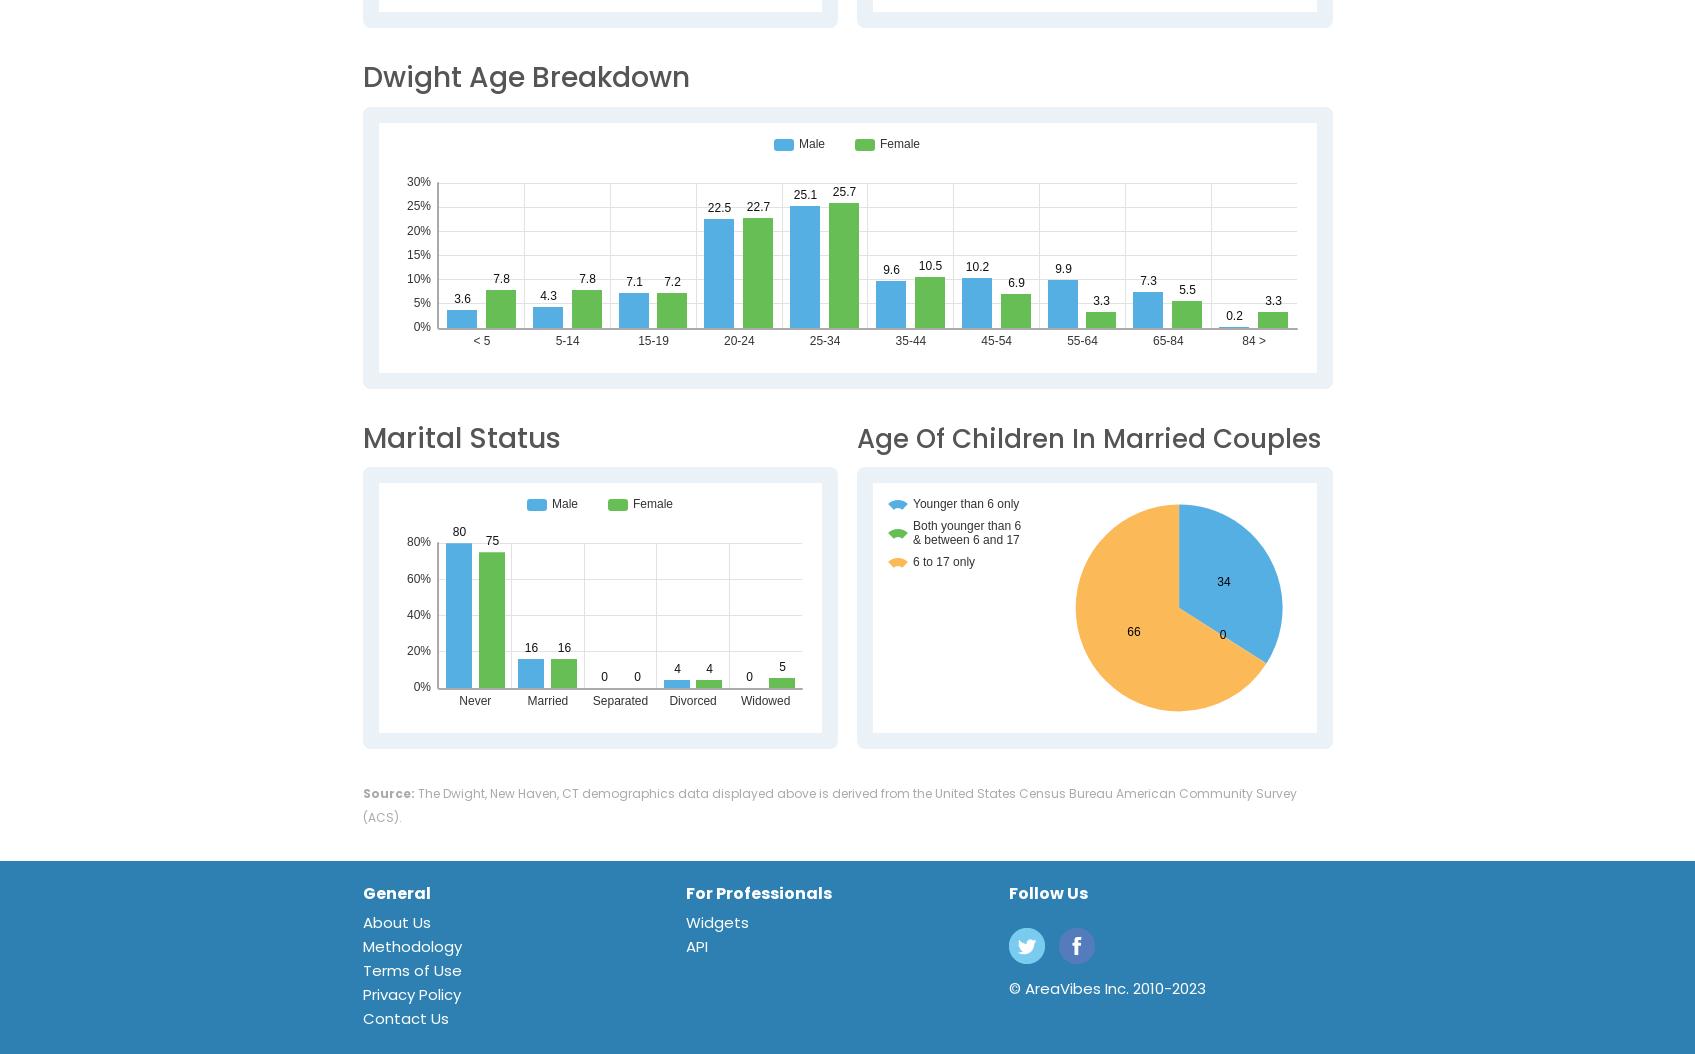  What do you see at coordinates (525, 76) in the screenshot?
I see `'Dwight age breakdown'` at bounding box center [525, 76].